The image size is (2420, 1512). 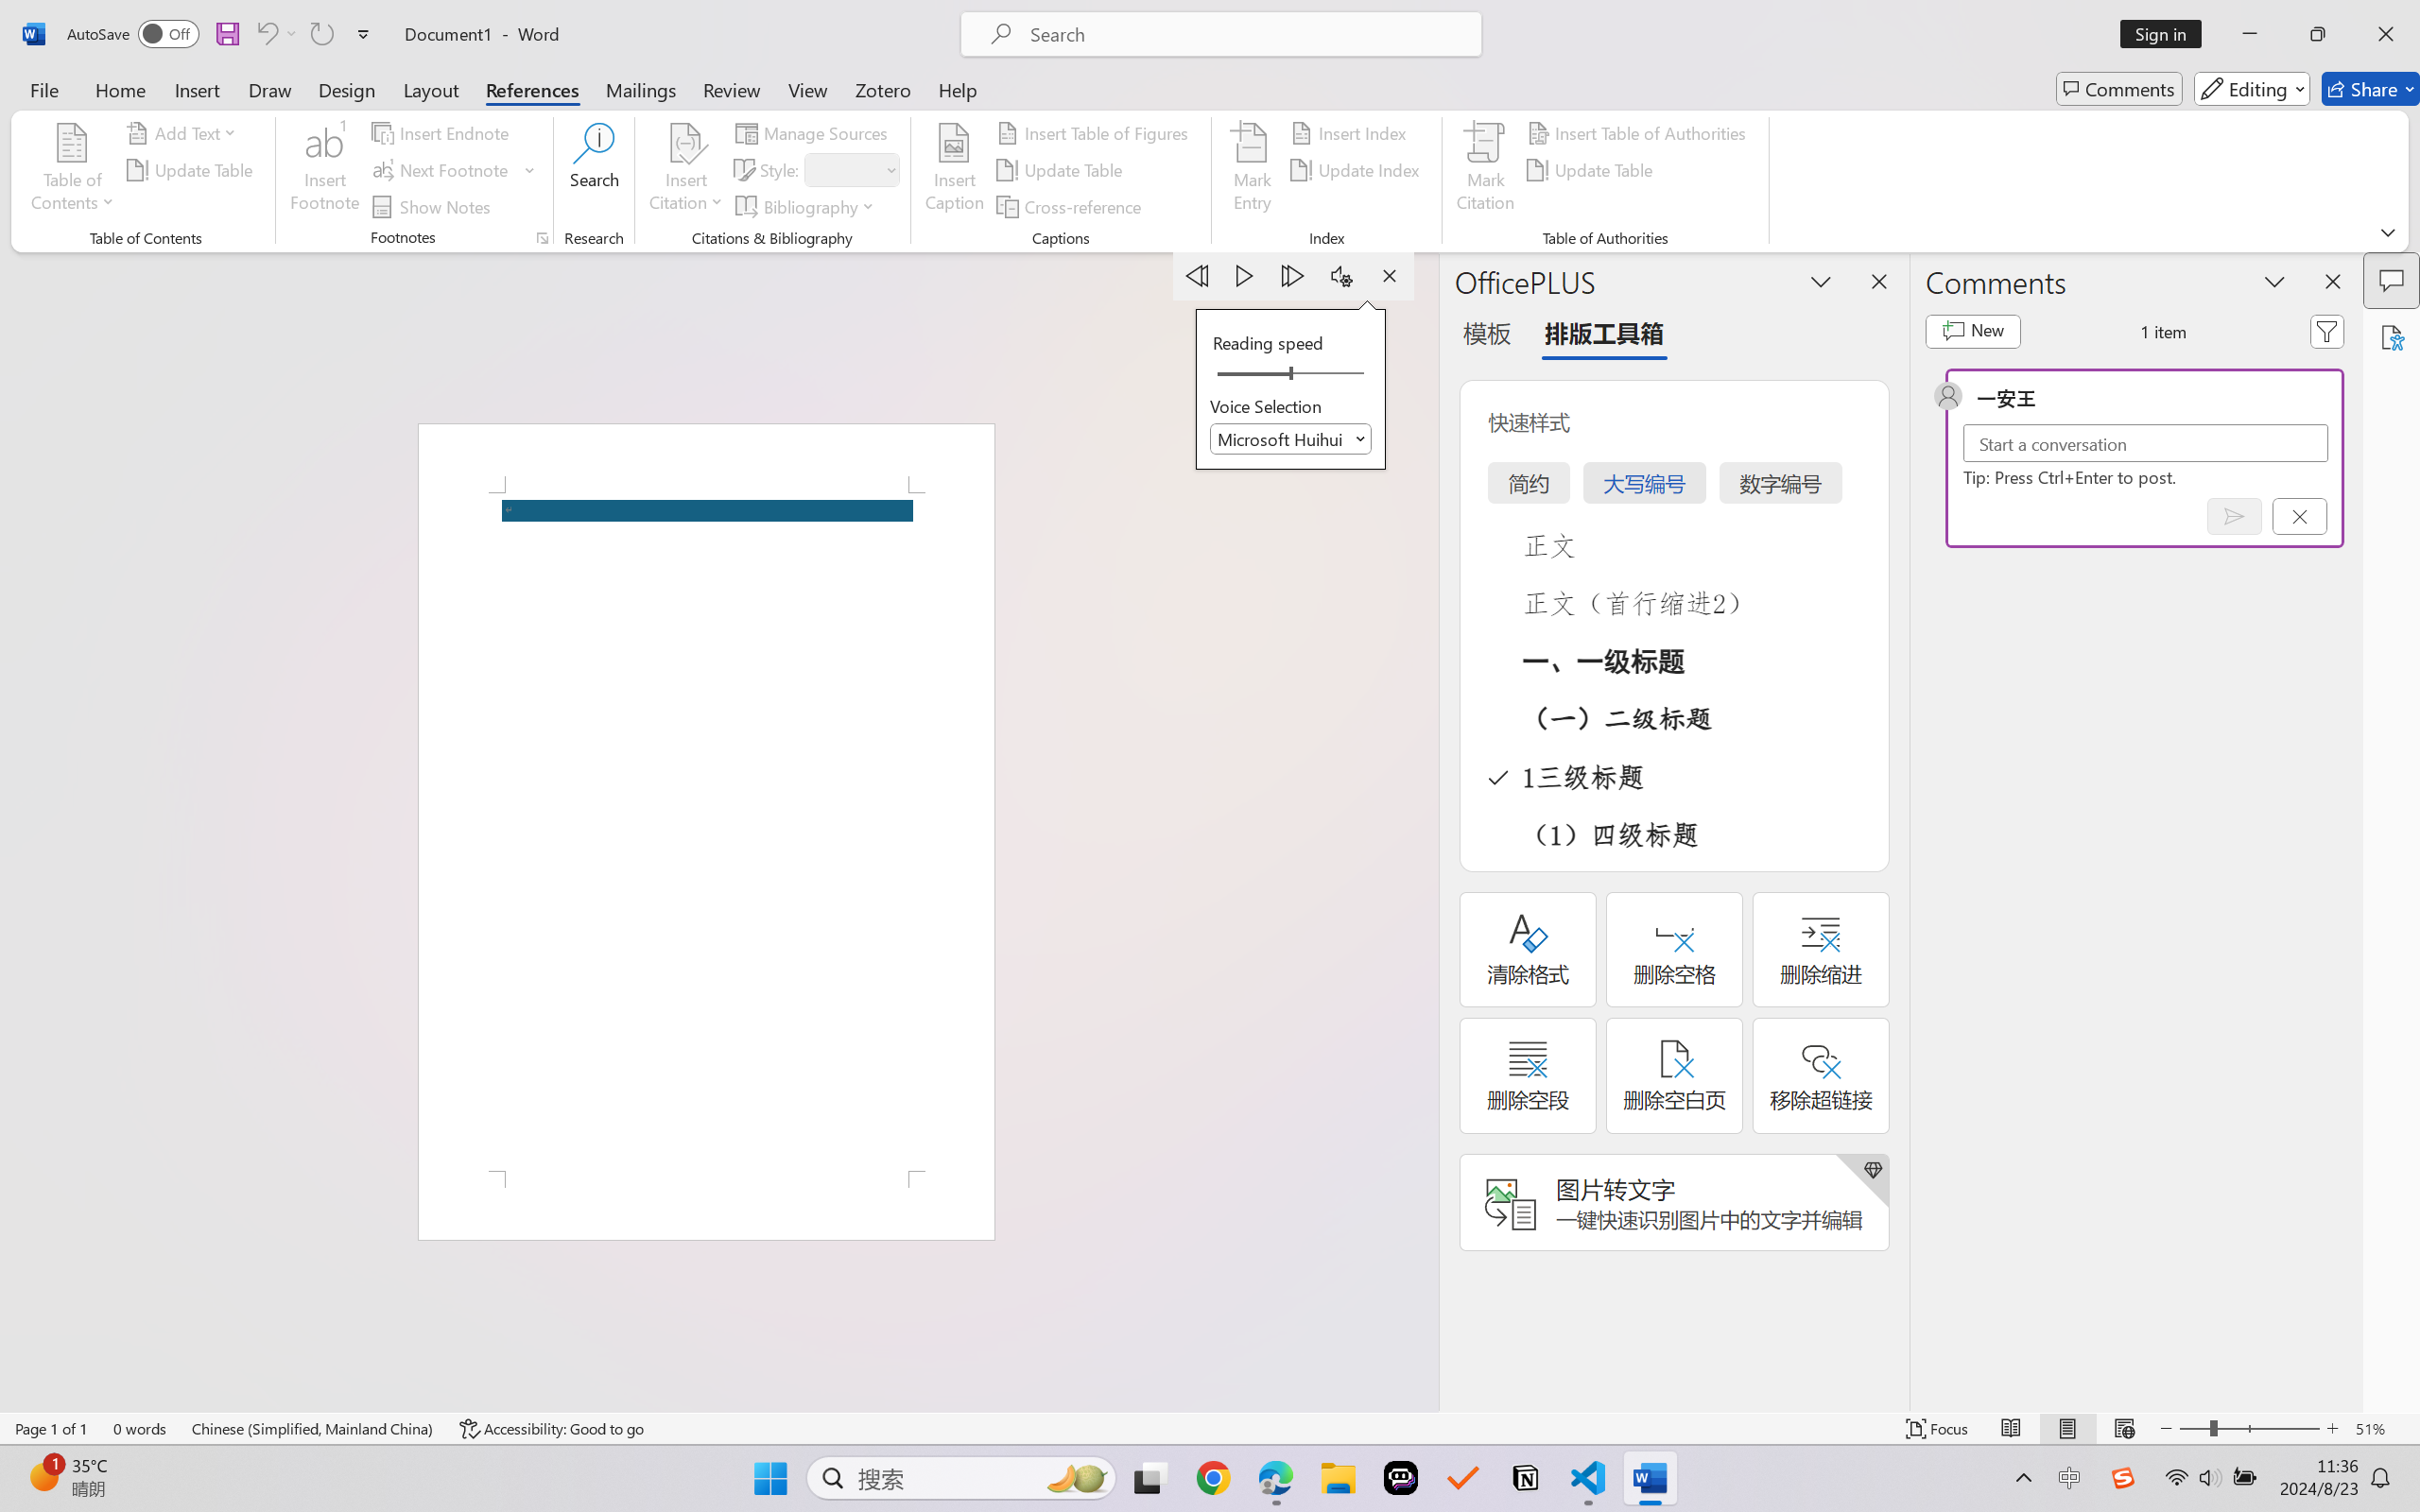 What do you see at coordinates (183, 131) in the screenshot?
I see `'Add Text'` at bounding box center [183, 131].